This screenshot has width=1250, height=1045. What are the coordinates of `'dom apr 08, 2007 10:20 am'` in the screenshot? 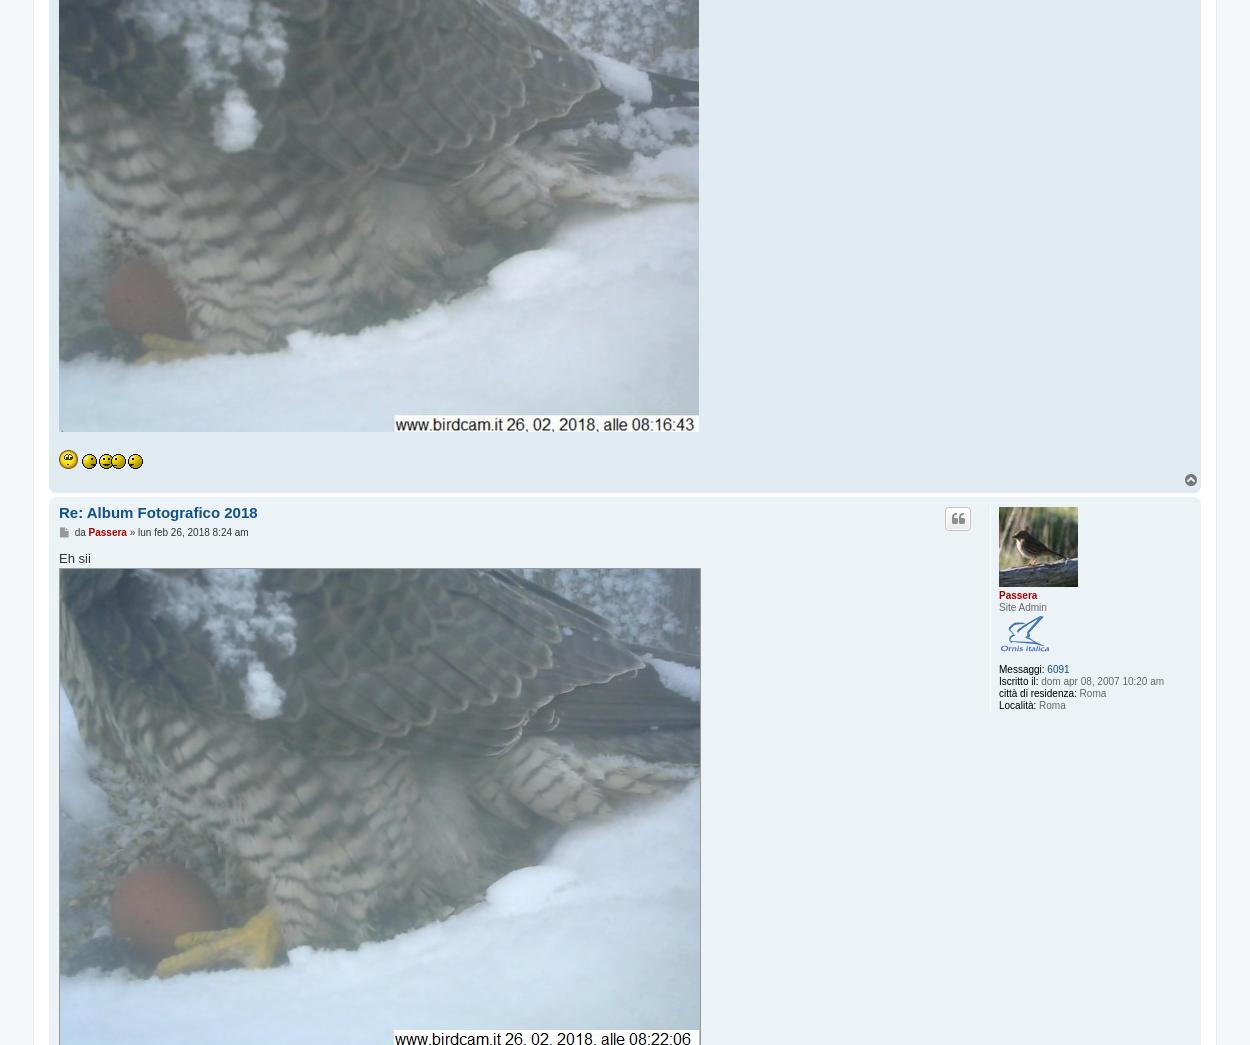 It's located at (1100, 680).